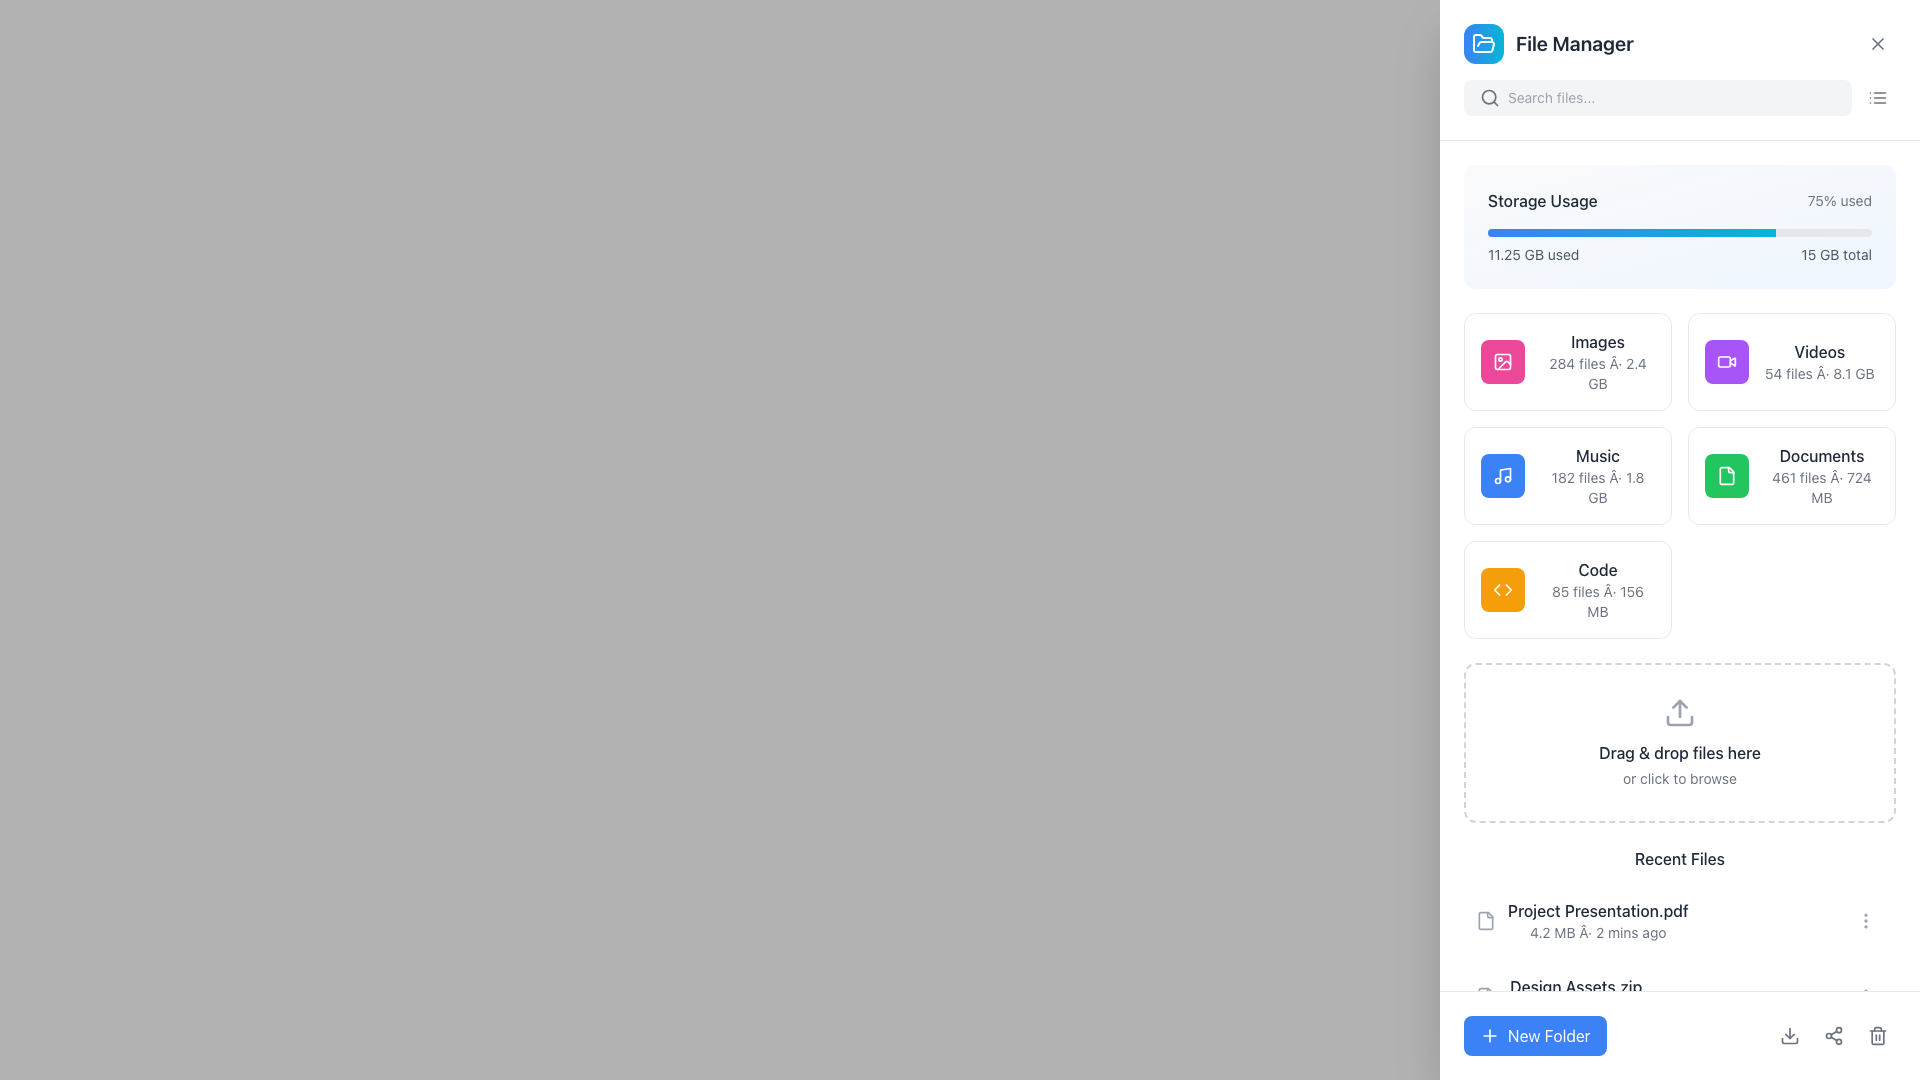 This screenshot has height=1080, width=1920. Describe the element at coordinates (1489, 1035) in the screenshot. I see `the plus sign icon located within the 'New Folder' button at the bottom right corner of the interface` at that location.